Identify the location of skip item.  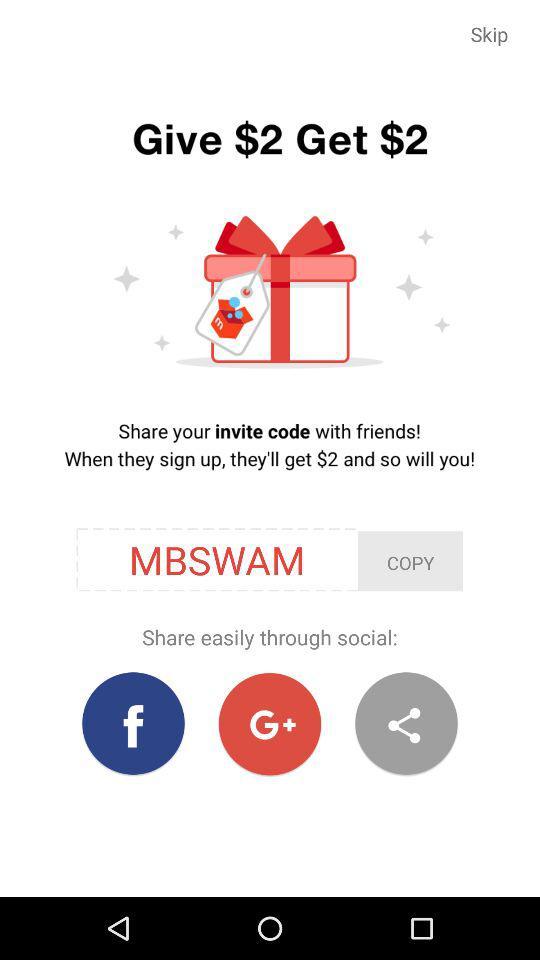
(488, 33).